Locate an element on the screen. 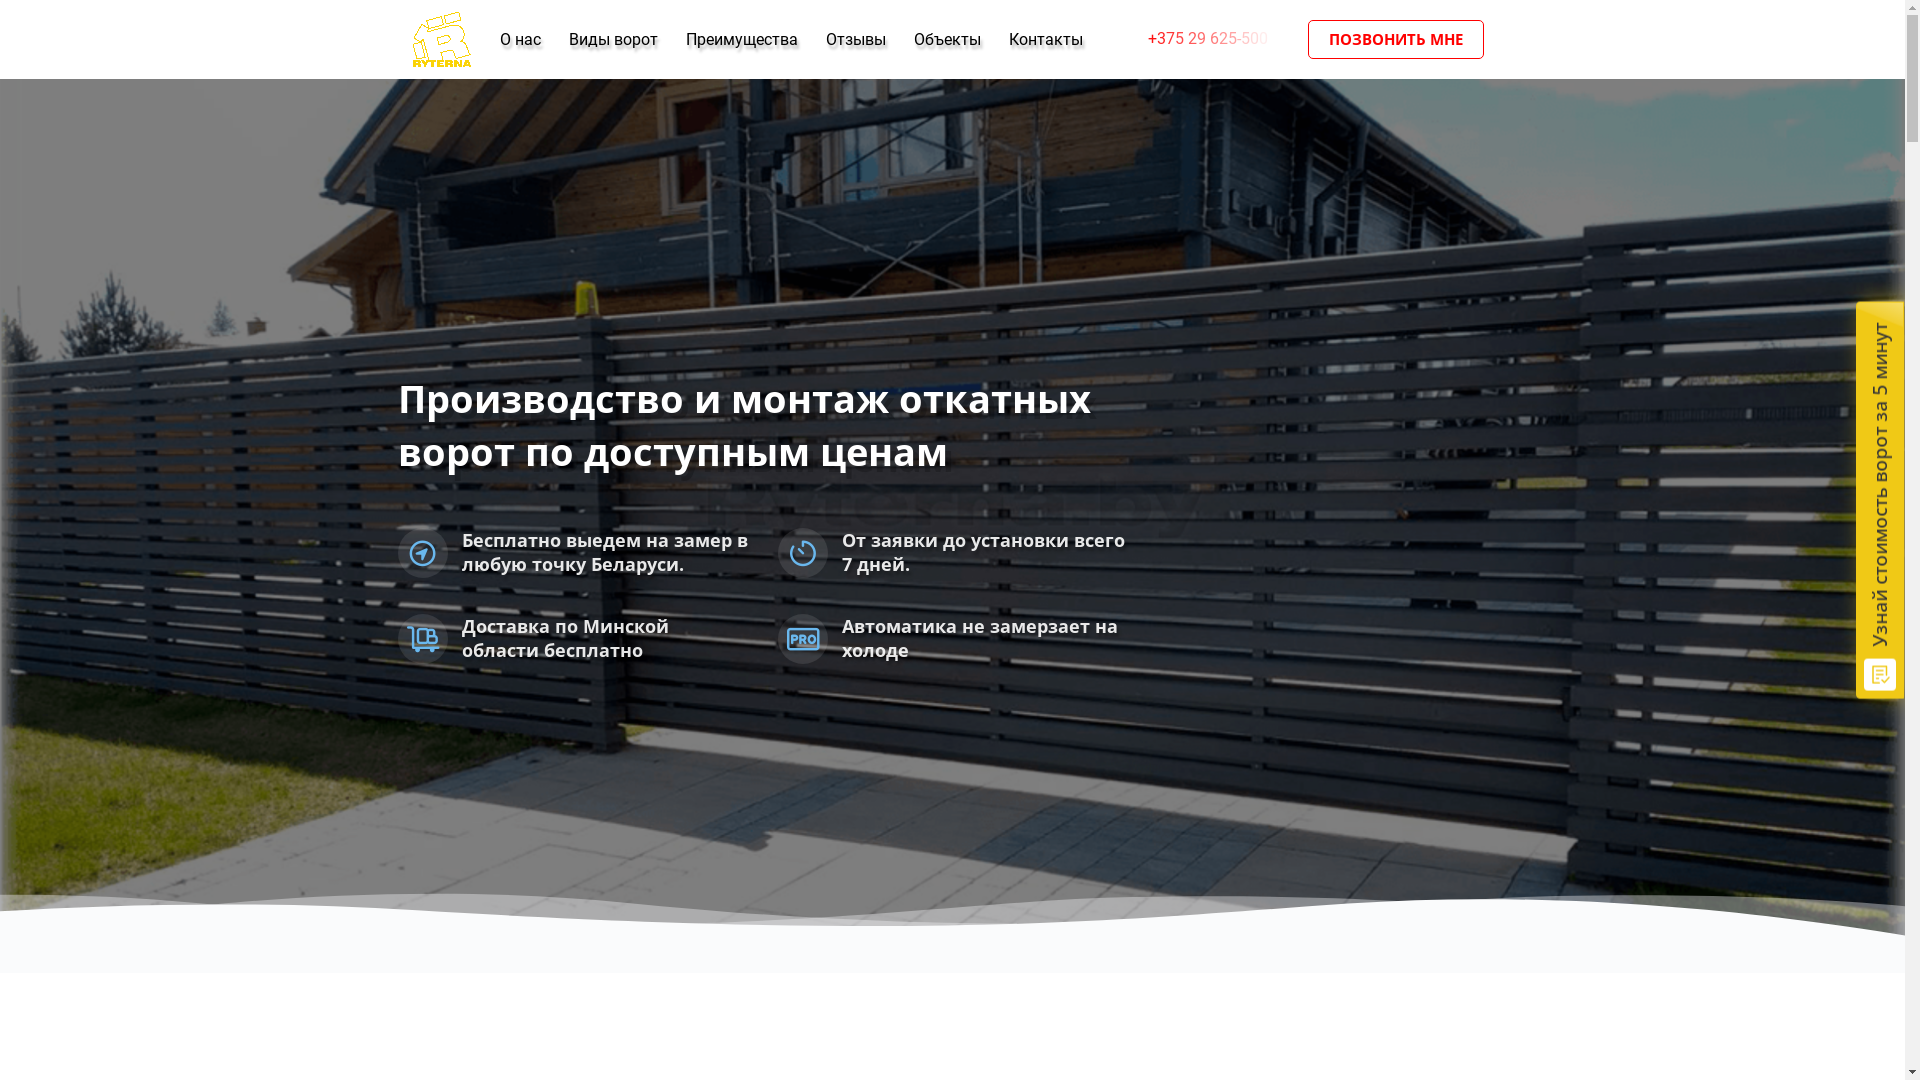 The image size is (1920, 1080). '+375 29 625-500' is located at coordinates (1127, 38).